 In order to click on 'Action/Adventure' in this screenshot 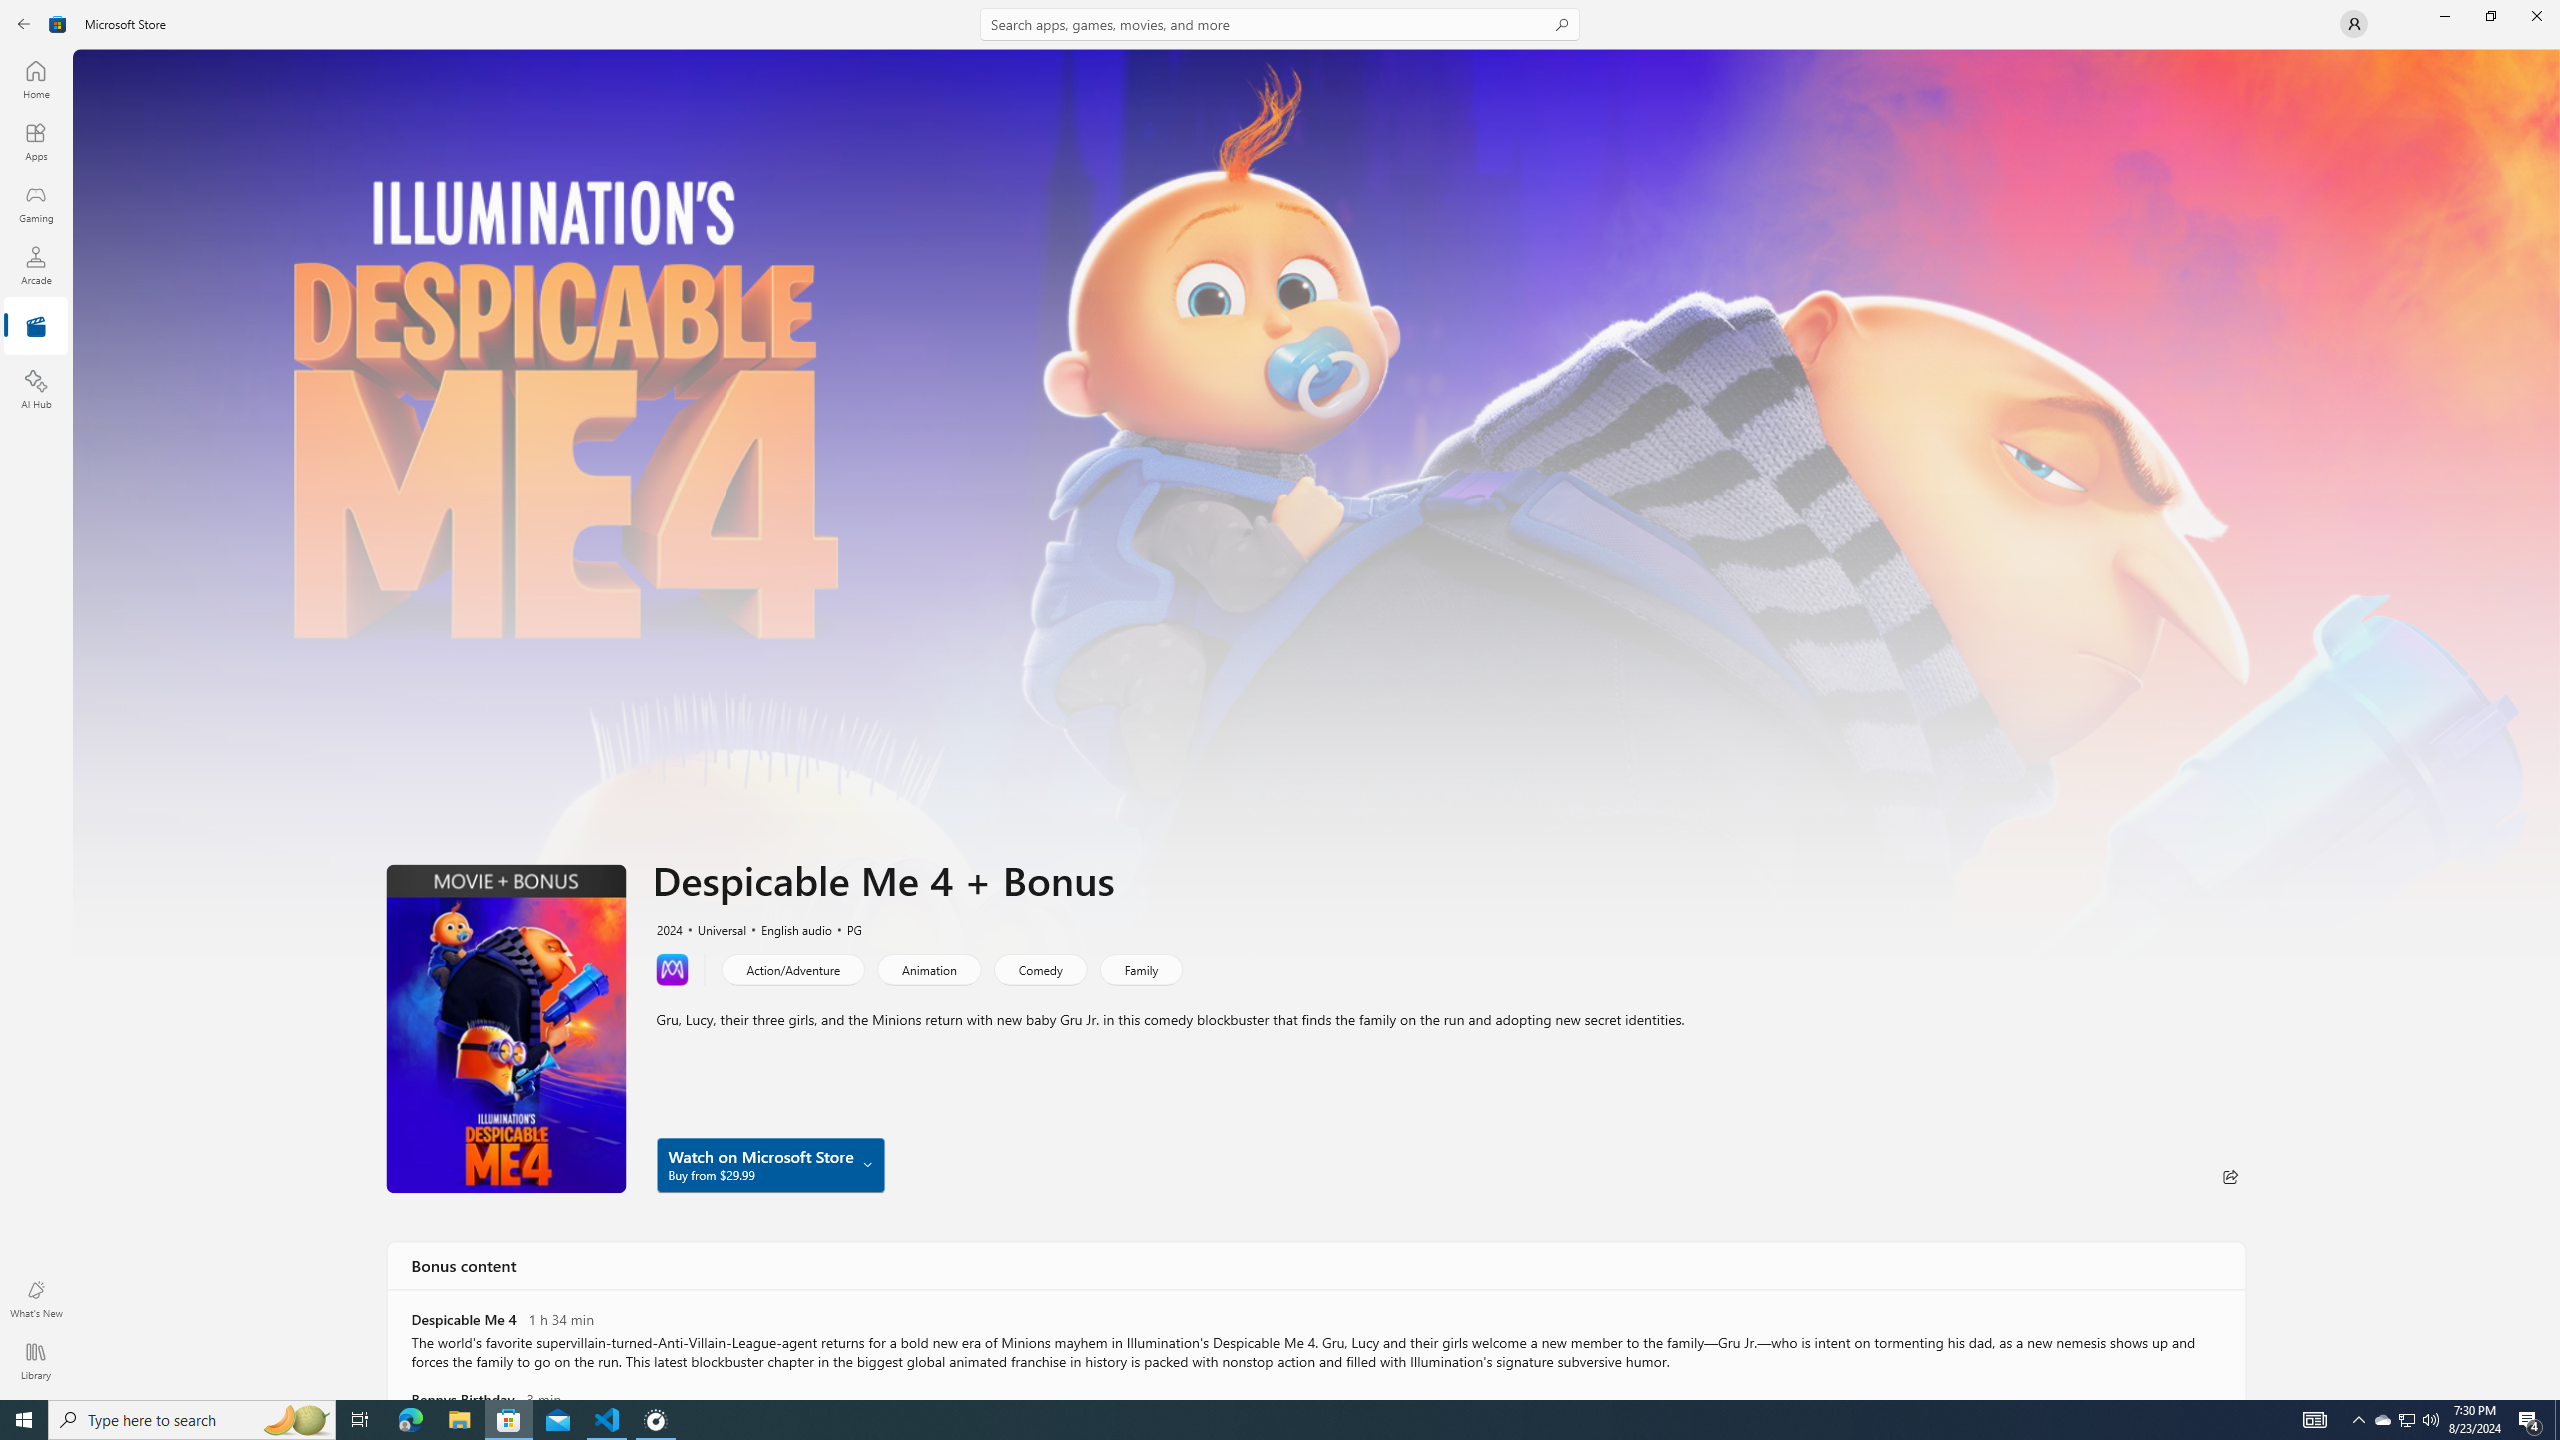, I will do `click(792, 968)`.